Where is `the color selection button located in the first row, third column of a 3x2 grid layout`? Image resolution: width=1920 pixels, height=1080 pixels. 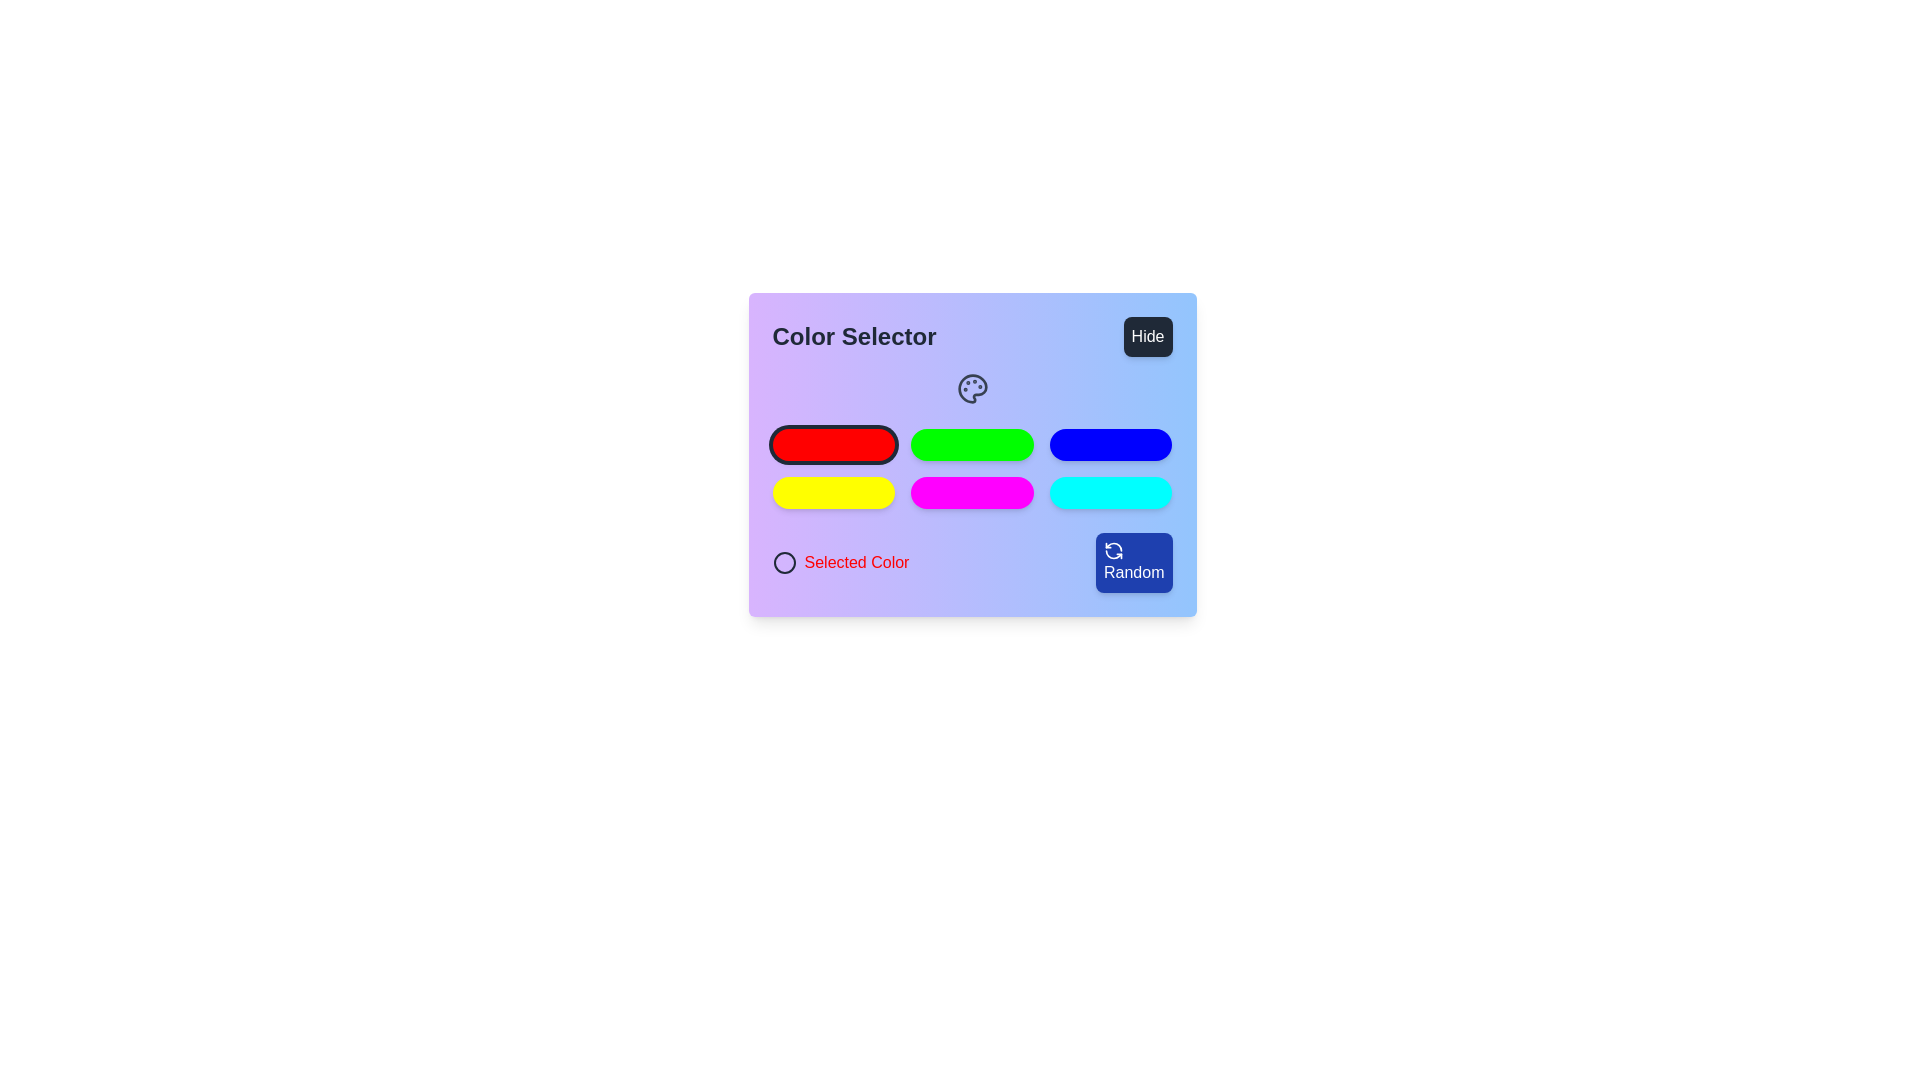
the color selection button located in the first row, third column of a 3x2 grid layout is located at coordinates (1110, 443).